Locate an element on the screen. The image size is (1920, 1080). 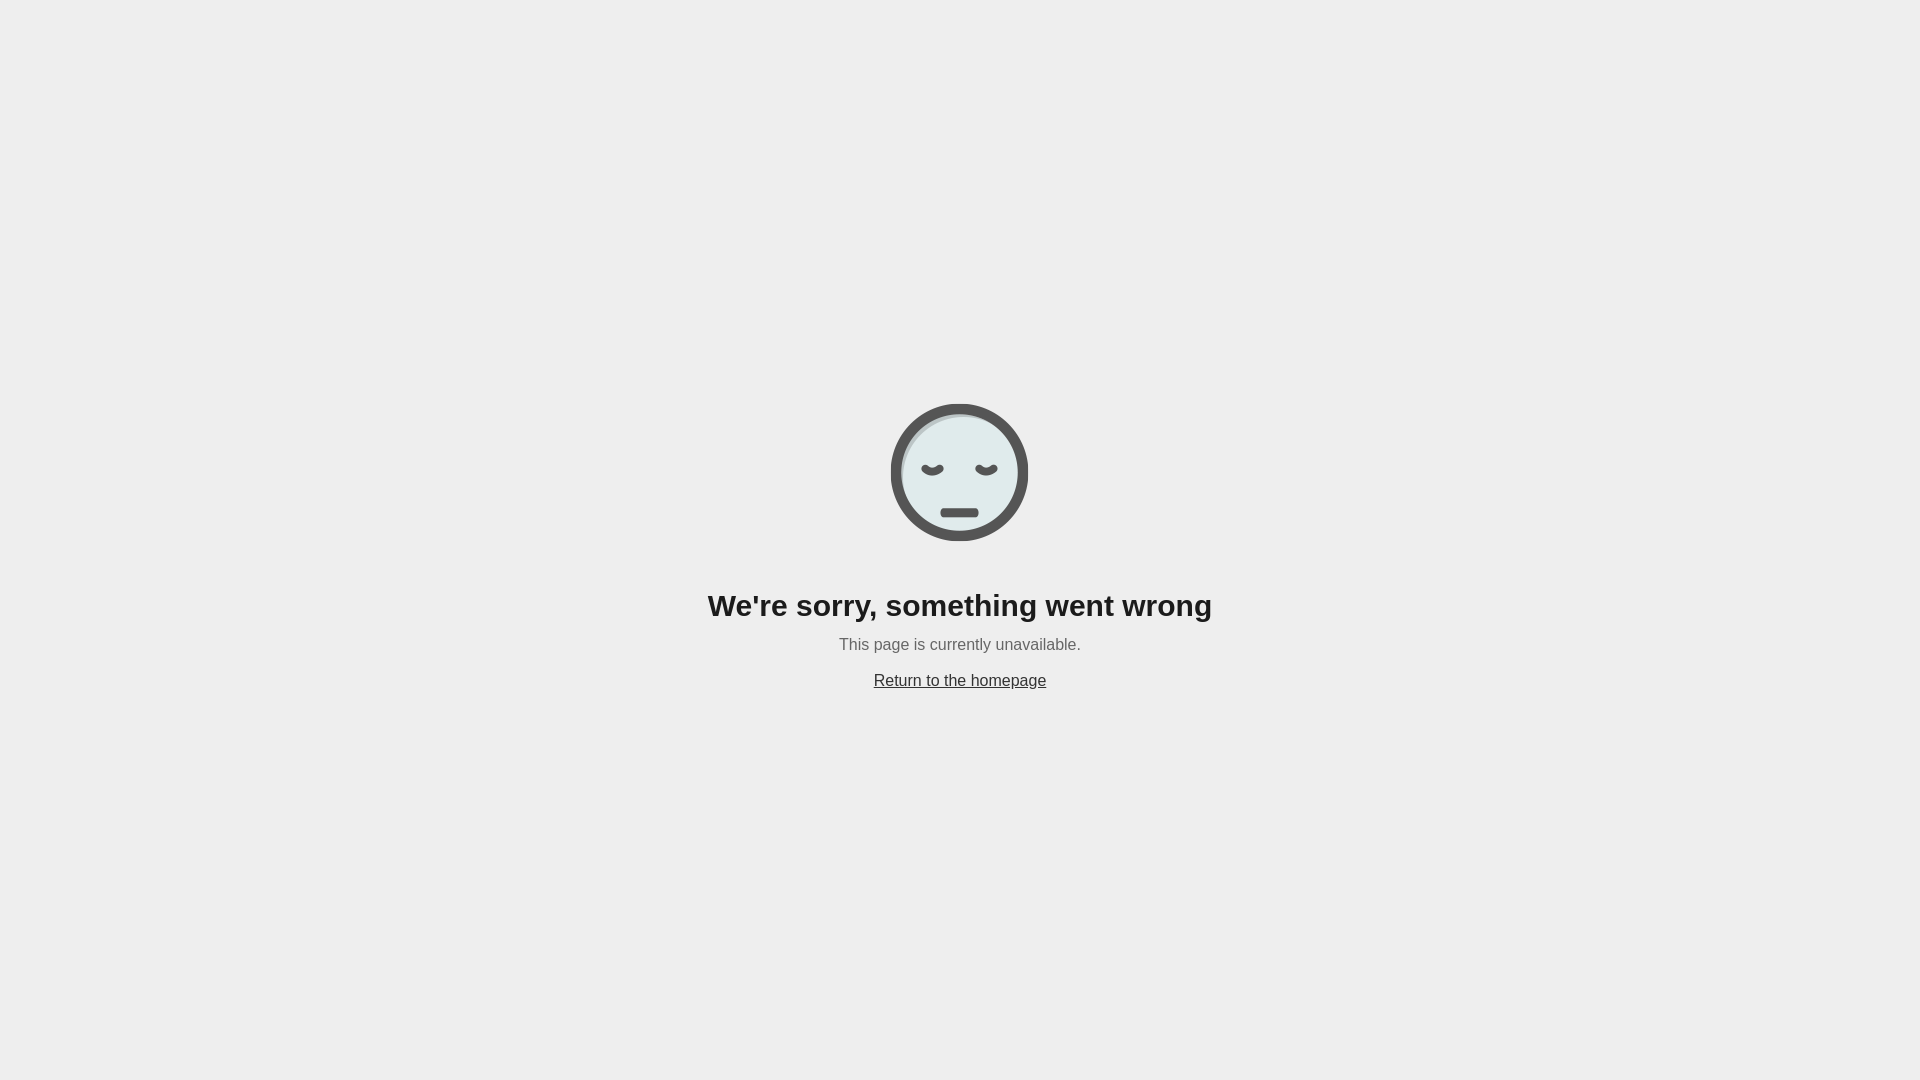
'Return to the homepage' is located at coordinates (960, 679).